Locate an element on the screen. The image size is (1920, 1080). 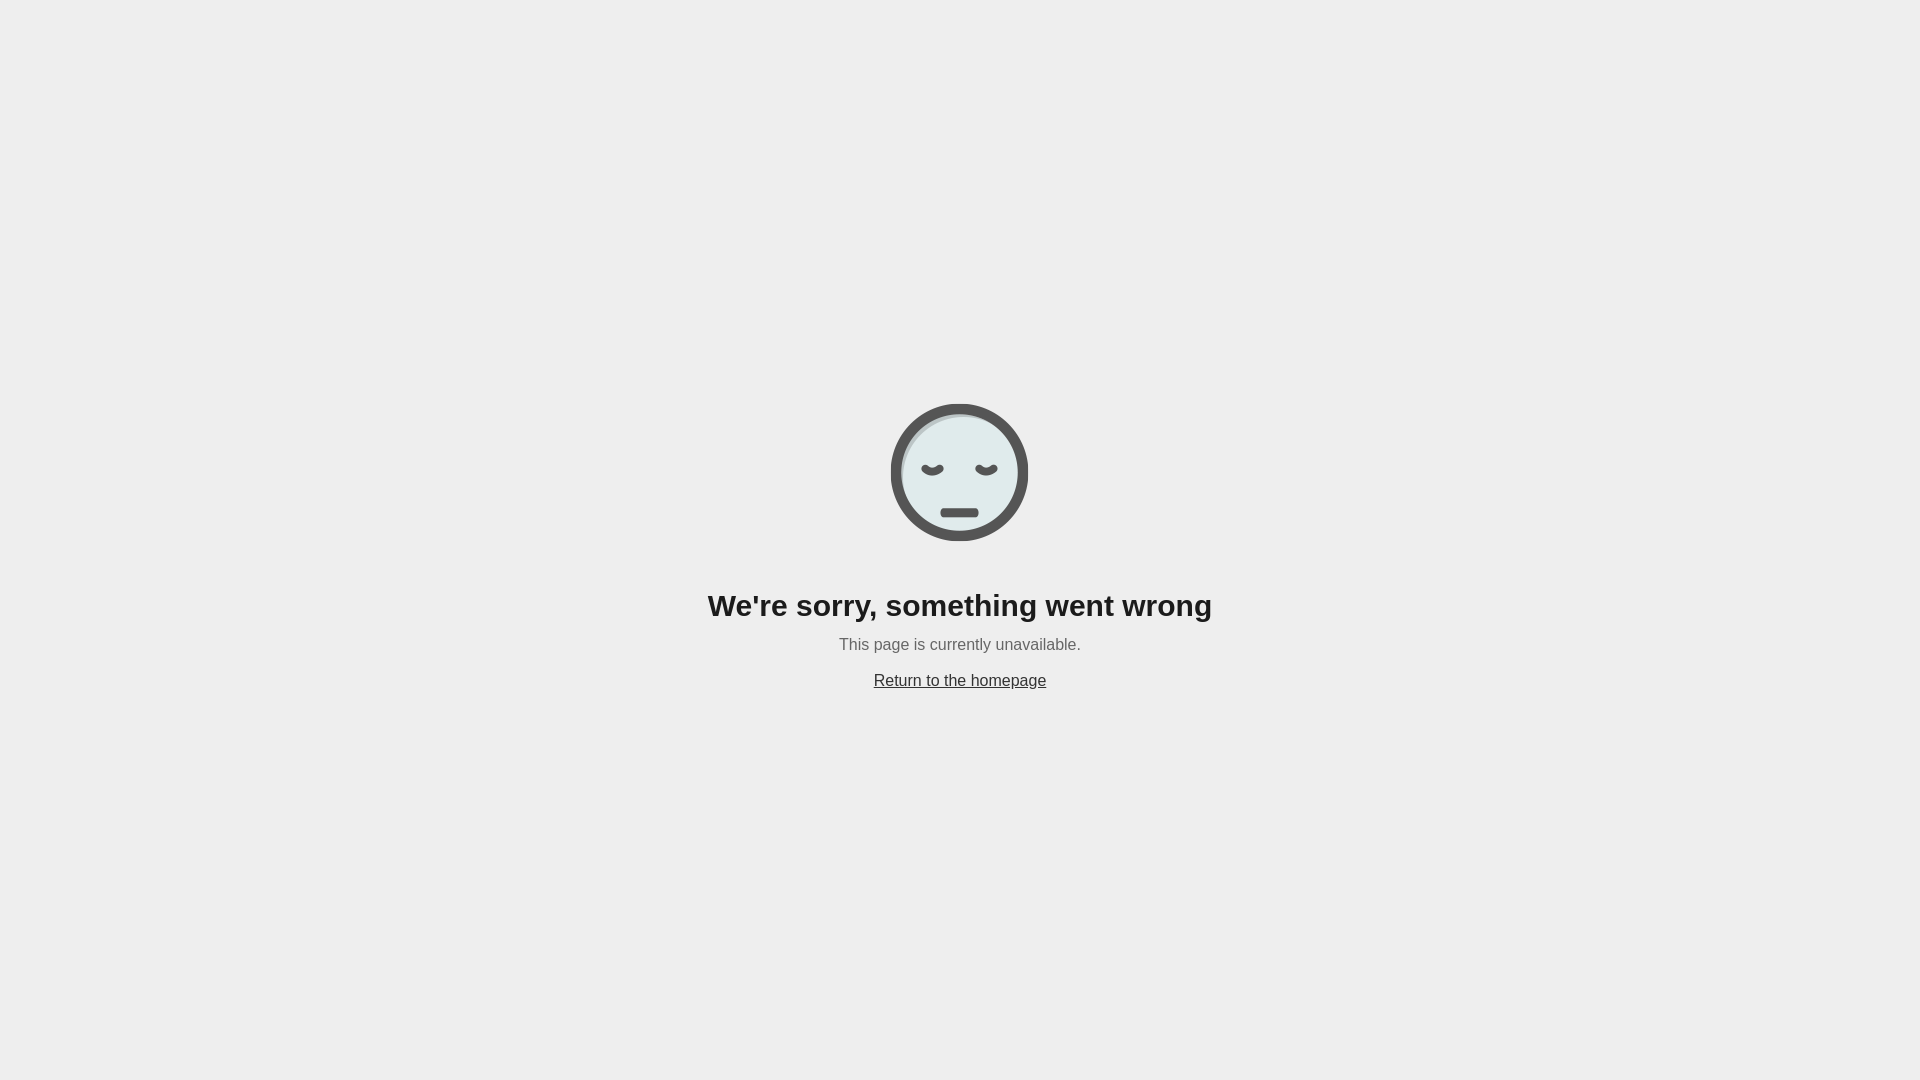
'Return to the homepage' is located at coordinates (960, 679).